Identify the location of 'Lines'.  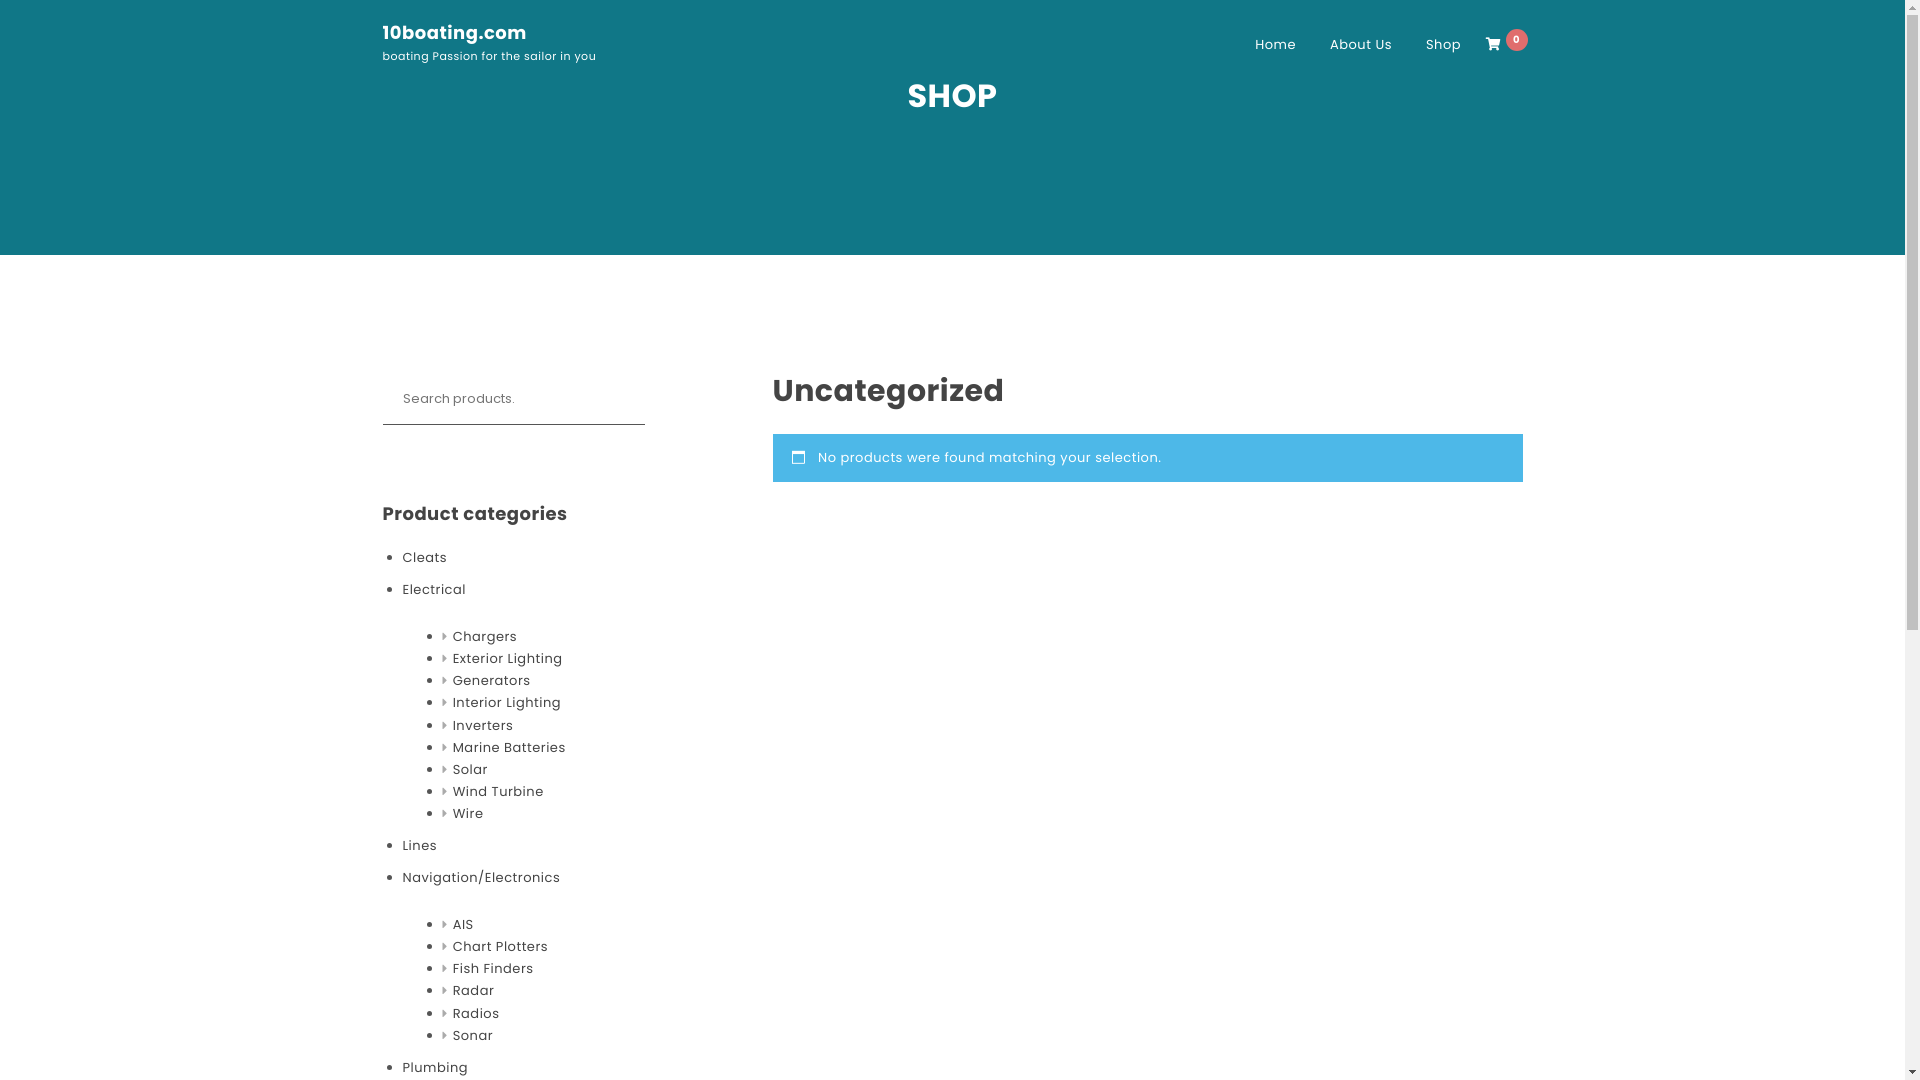
(417, 845).